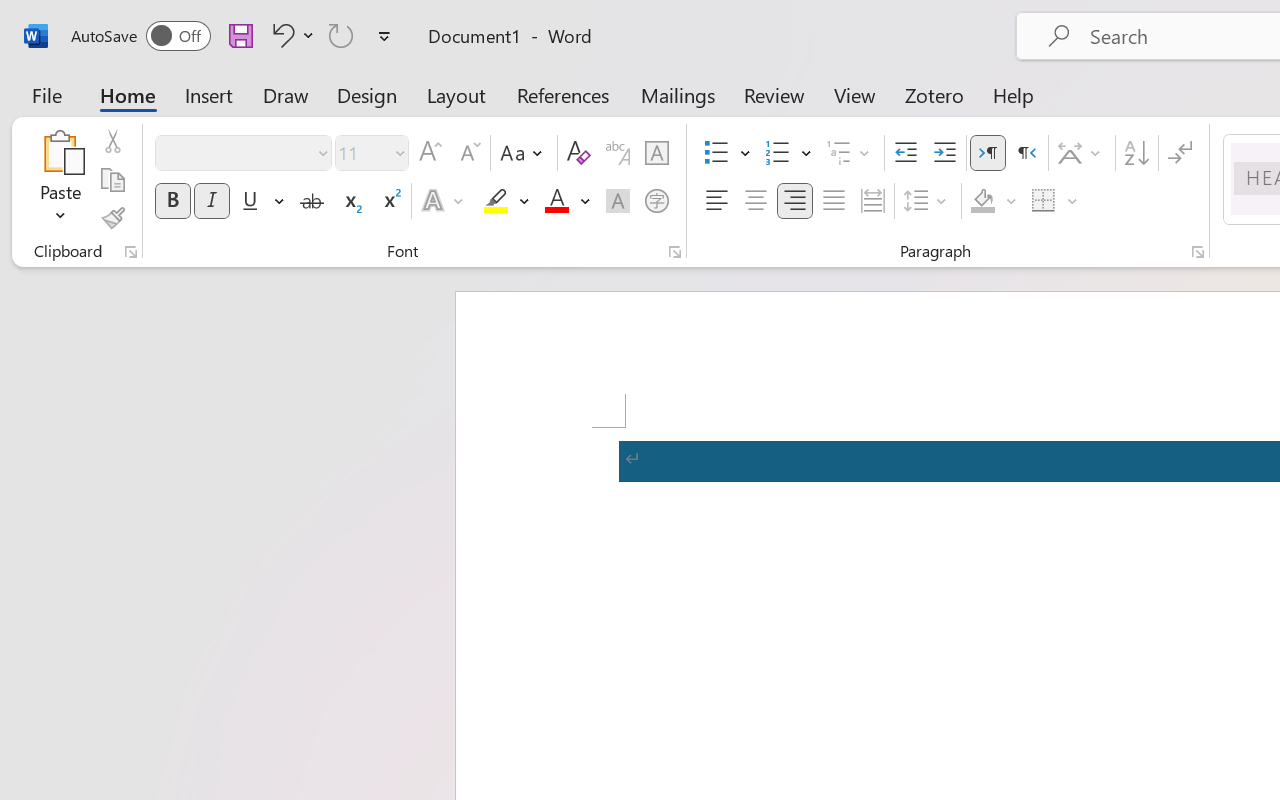 The height and width of the screenshot is (800, 1280). Describe the element at coordinates (289, 34) in the screenshot. I see `'Undo'` at that location.